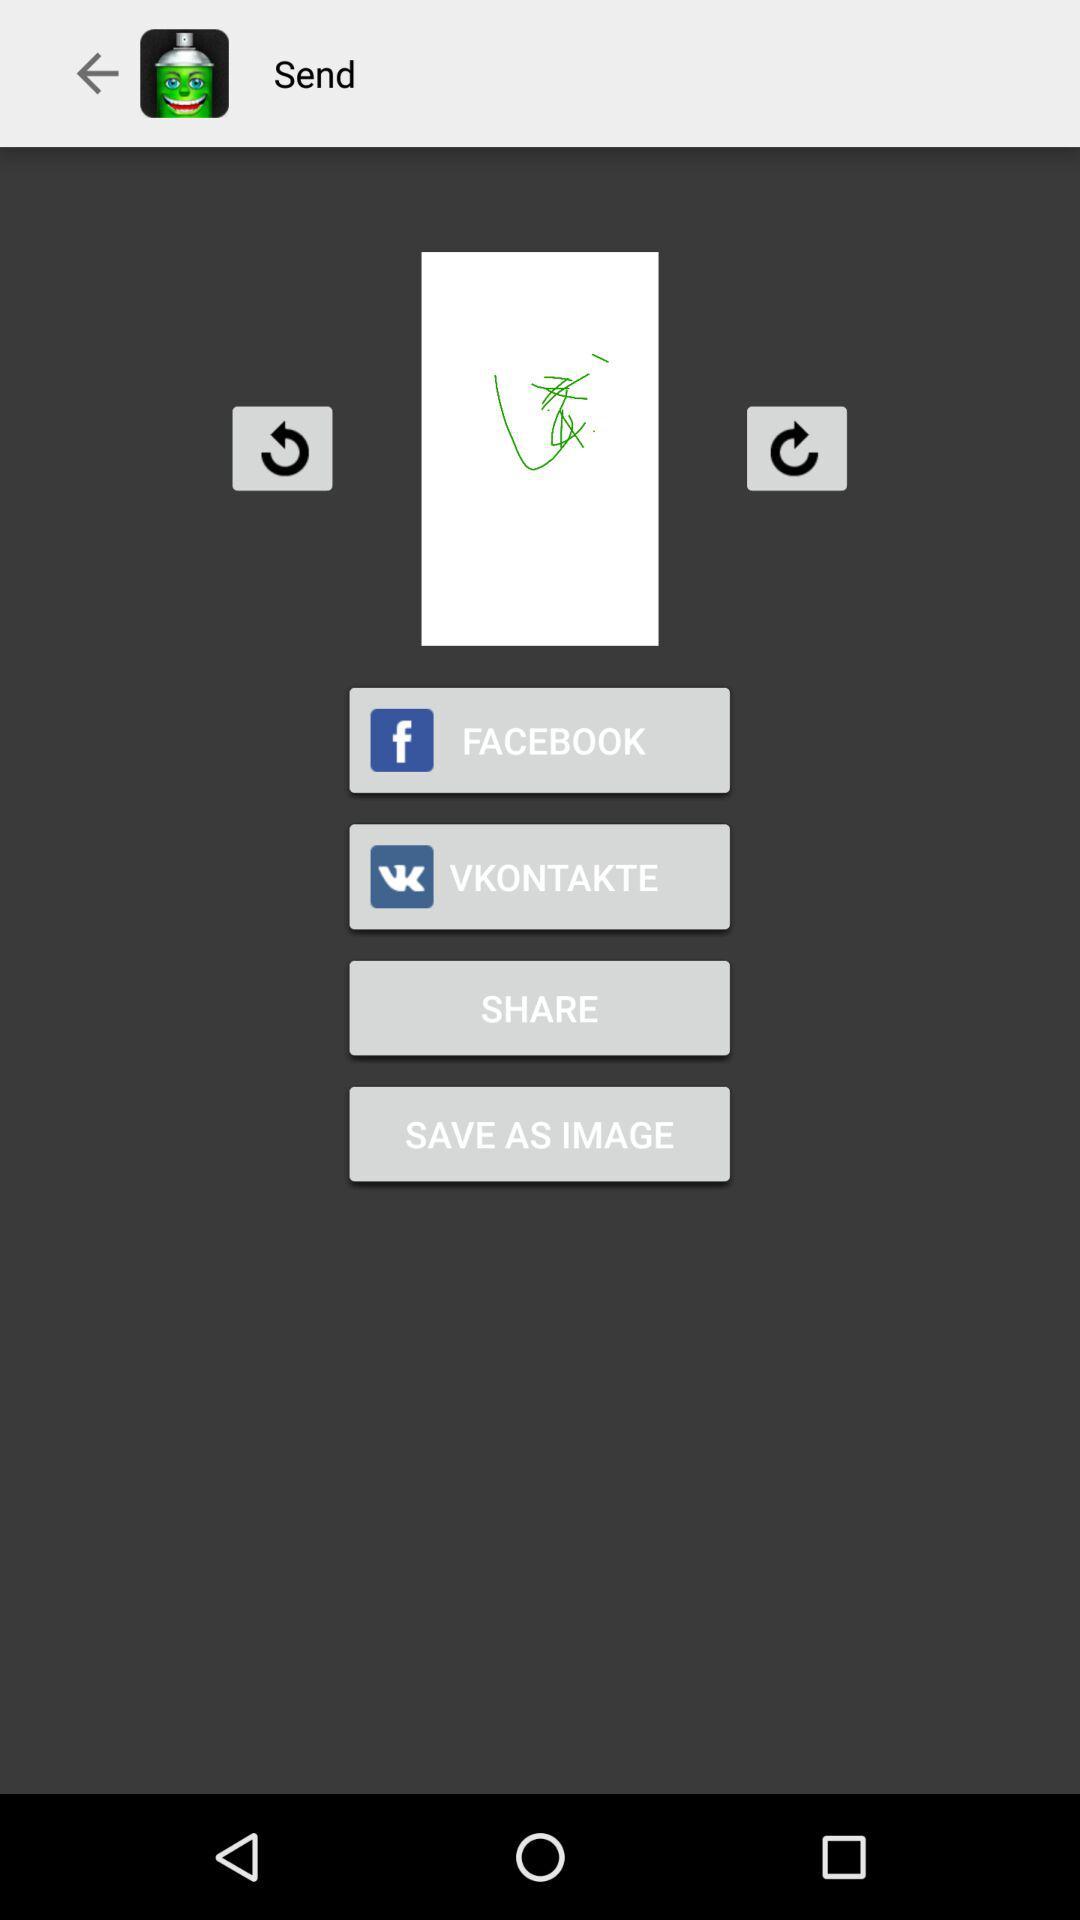 The width and height of the screenshot is (1080, 1920). What do you see at coordinates (795, 447) in the screenshot?
I see `redo` at bounding box center [795, 447].